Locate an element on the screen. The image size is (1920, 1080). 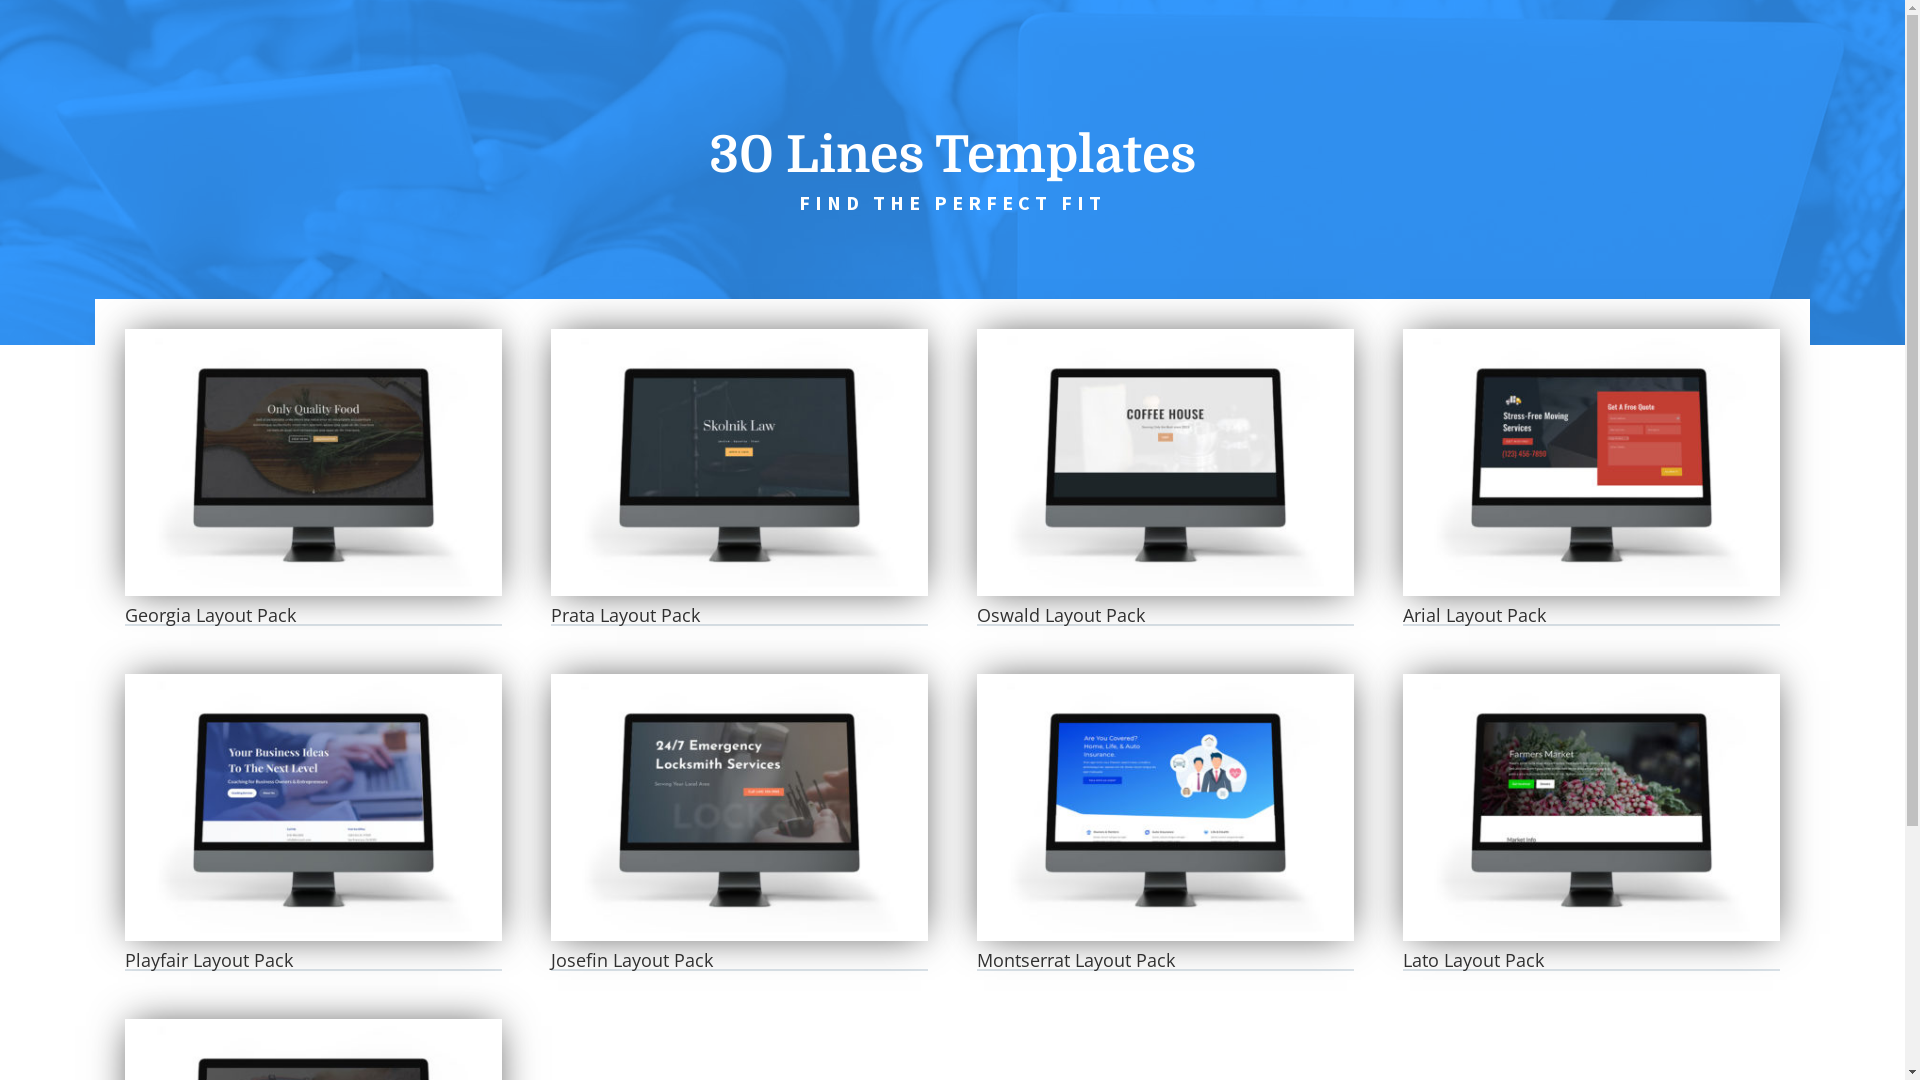
'Prata Layout Pack' is located at coordinates (738, 462).